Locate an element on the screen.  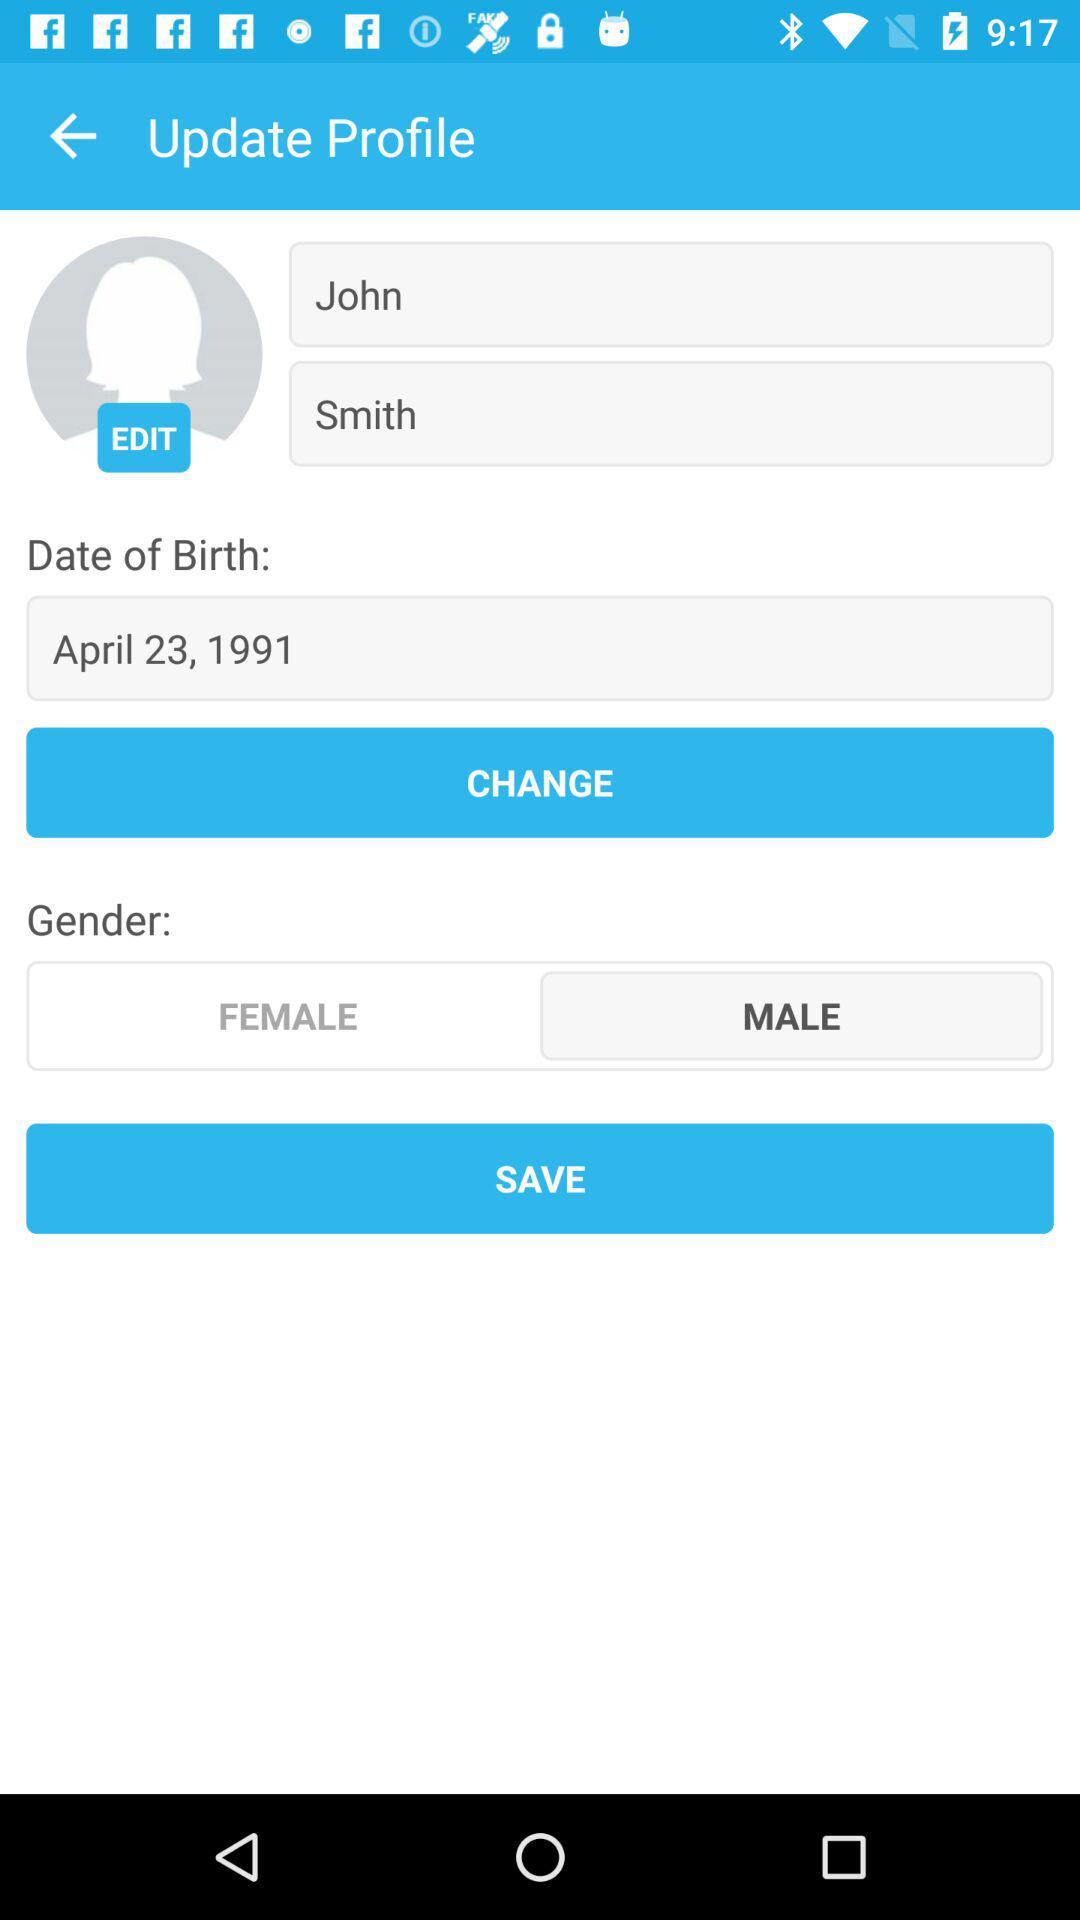
the item next to the smith item is located at coordinates (142, 436).